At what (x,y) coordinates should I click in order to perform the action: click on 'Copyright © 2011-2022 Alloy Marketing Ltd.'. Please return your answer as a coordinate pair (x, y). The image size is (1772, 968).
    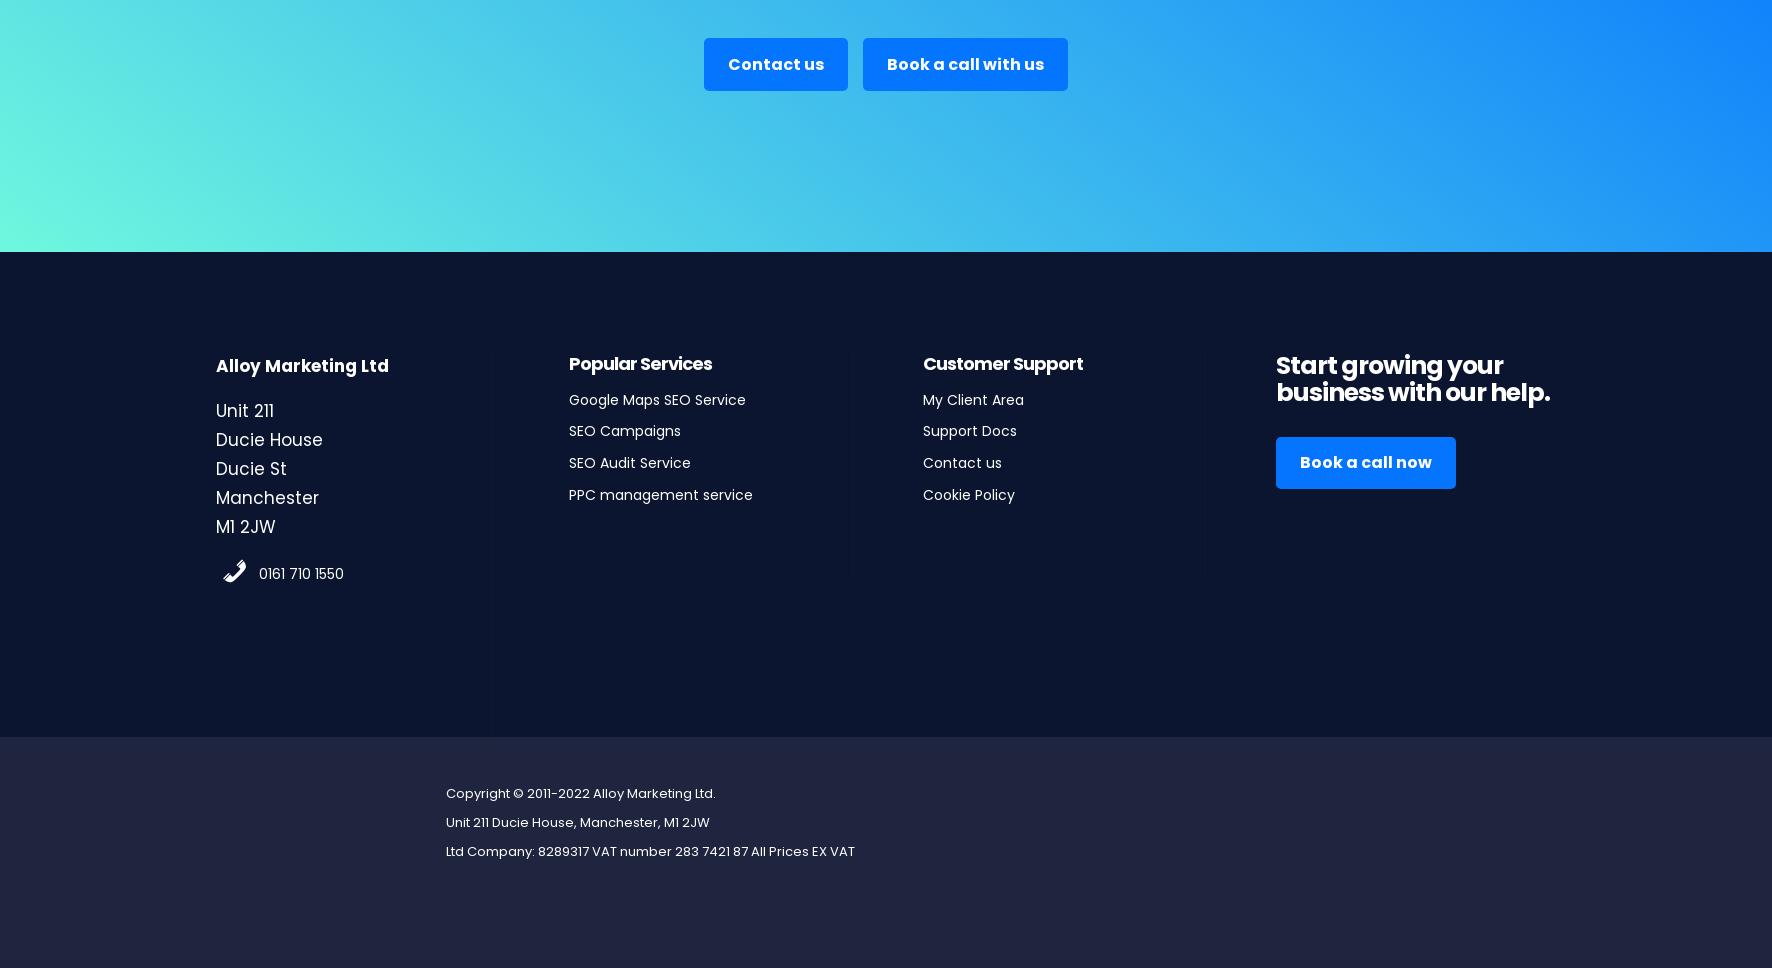
    Looking at the image, I should click on (579, 791).